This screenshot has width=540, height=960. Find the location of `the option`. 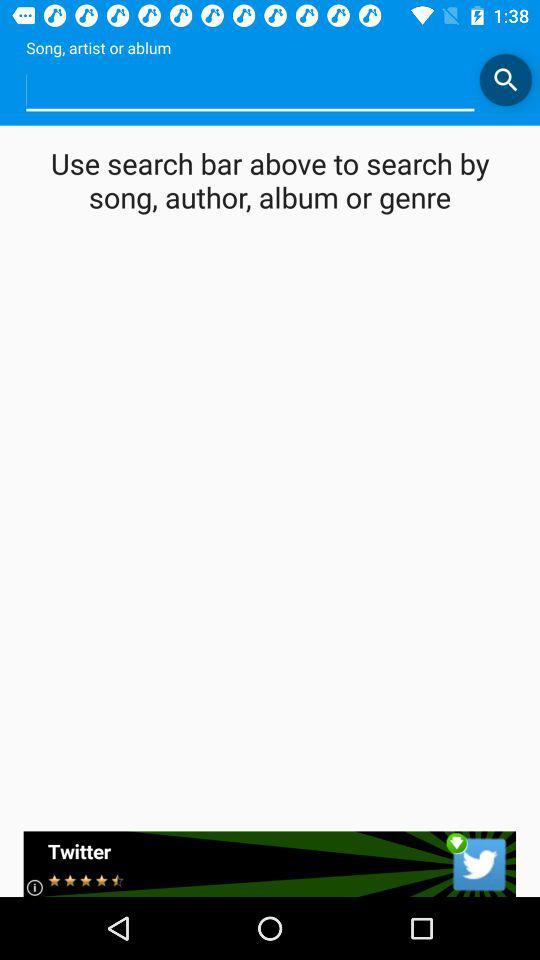

the option is located at coordinates (250, 90).